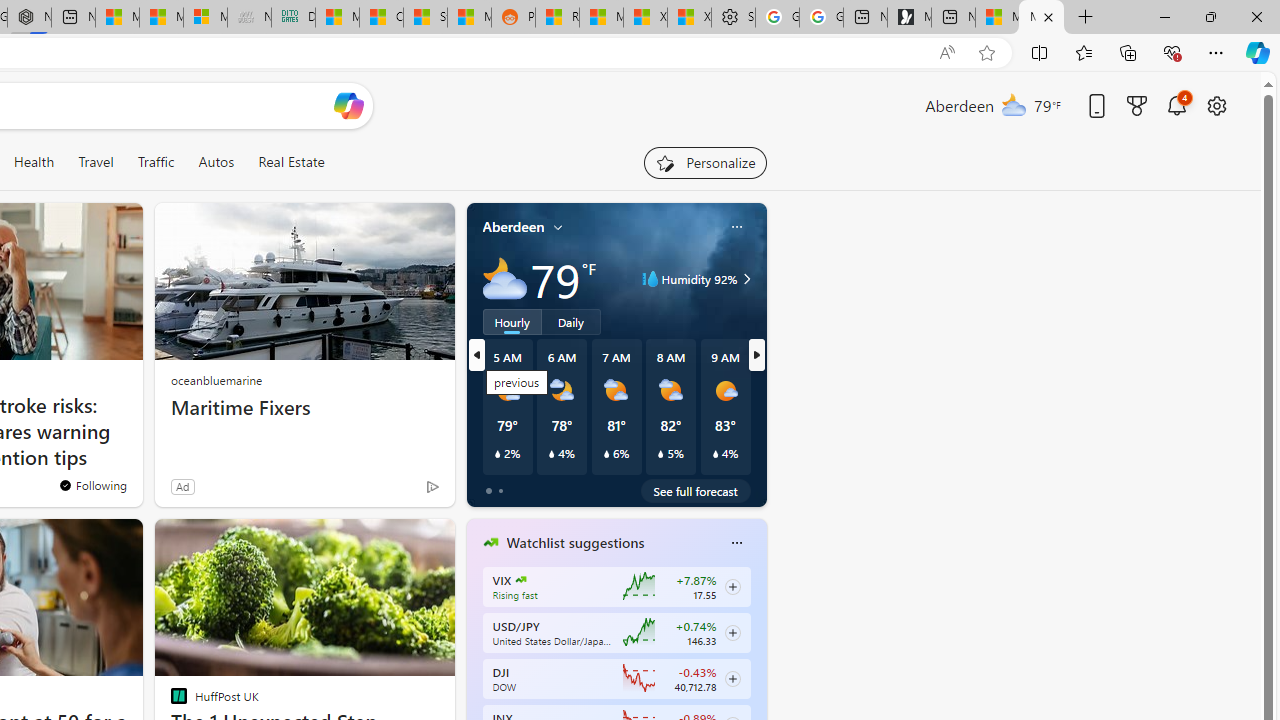 The image size is (1280, 720). What do you see at coordinates (745, 279) in the screenshot?
I see `'Class: weather-arrow-glyph'` at bounding box center [745, 279].